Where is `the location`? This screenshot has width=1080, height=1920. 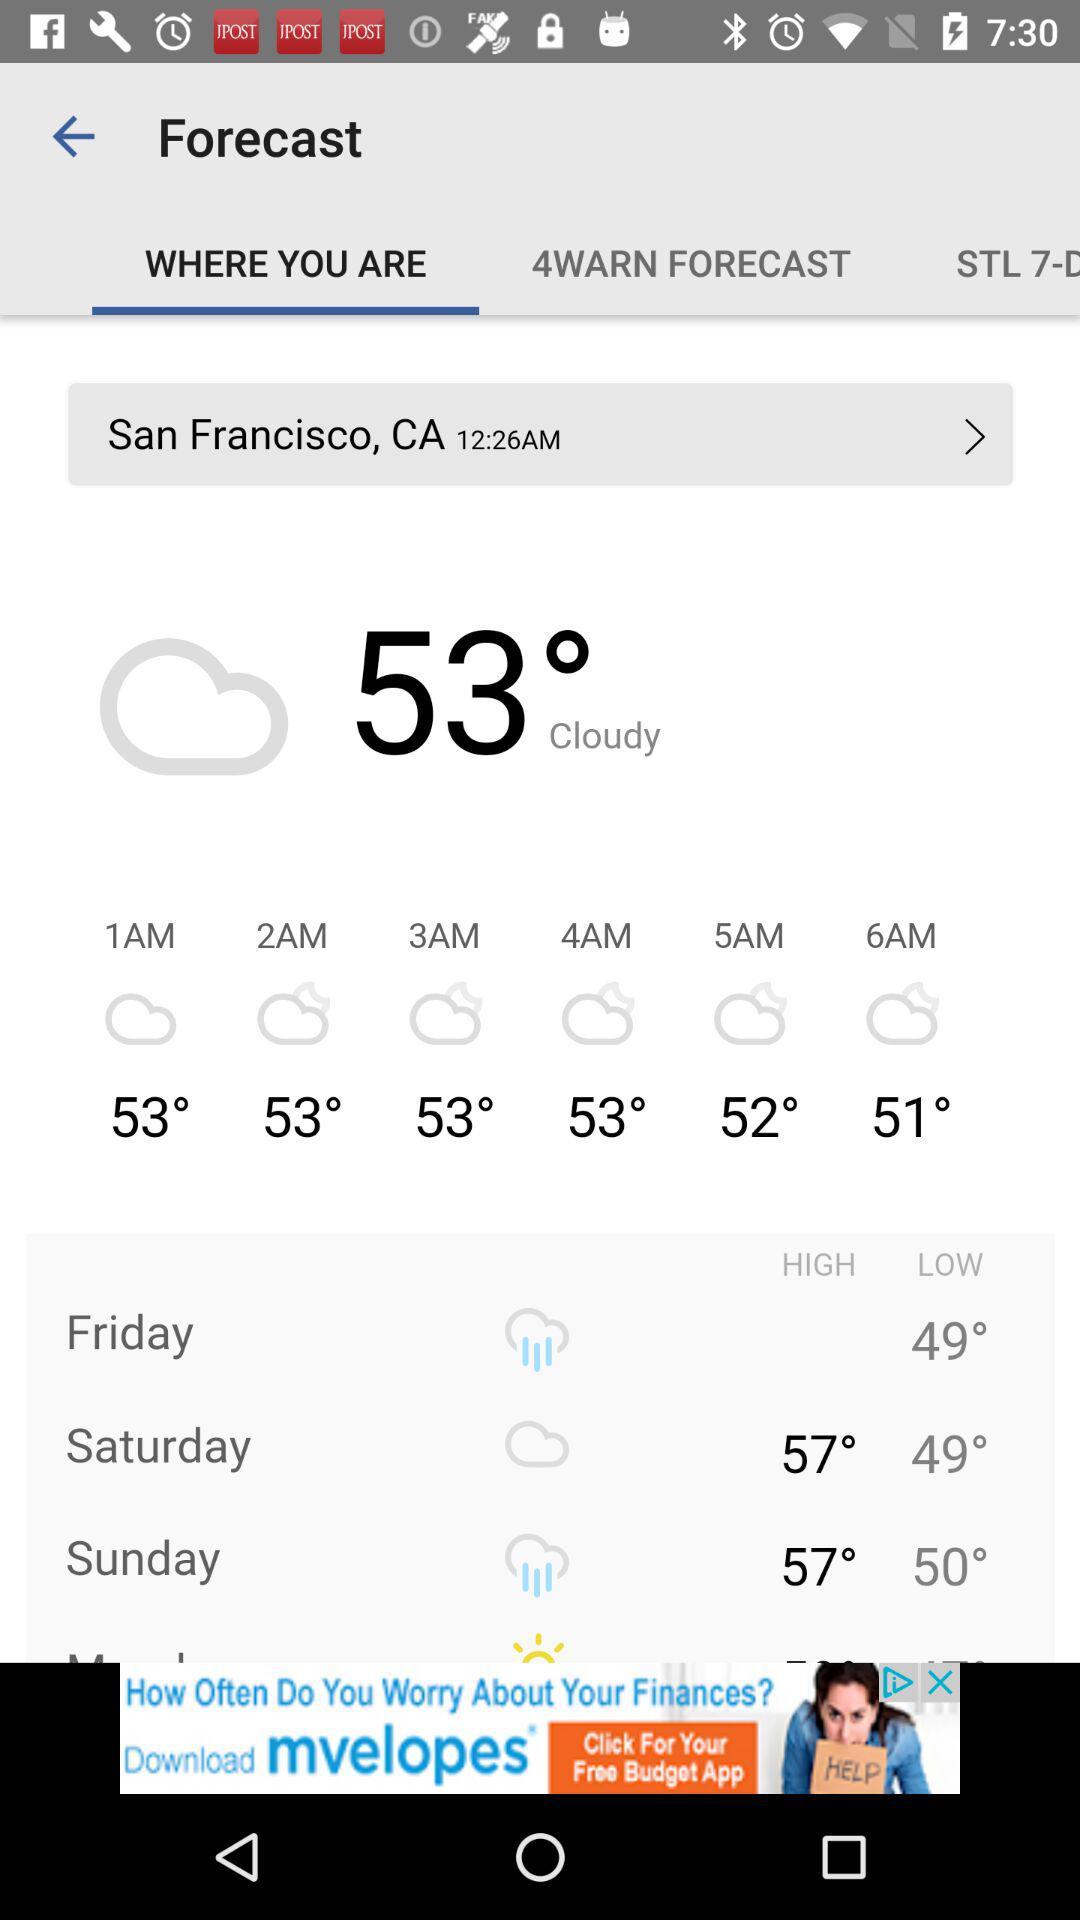
the location is located at coordinates (540, 988).